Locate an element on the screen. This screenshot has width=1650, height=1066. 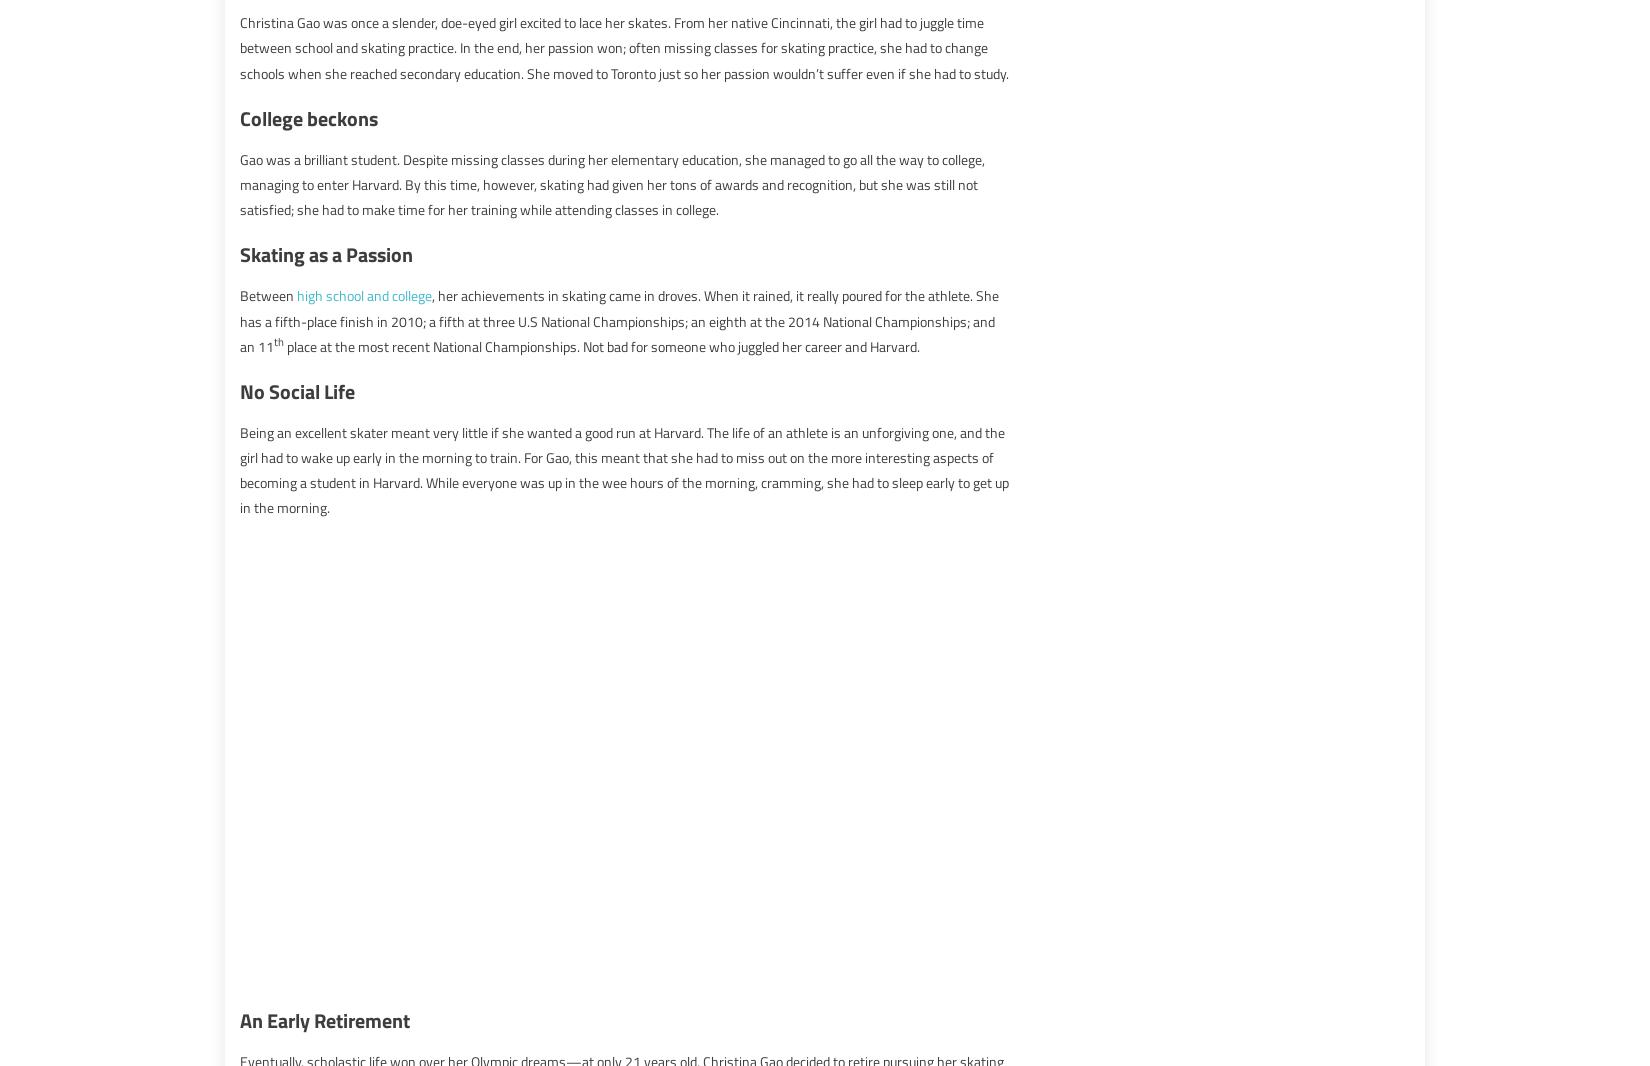
'Gao was a brilliant student. Despite missing classes during her elementary education, she managed to go all the way to college, managing to enter Harvard. By this time, however, skating had given her tons of awards and recognition, but she was still not satisfied; she had to make time for her training while attending classes in college.' is located at coordinates (611, 182).